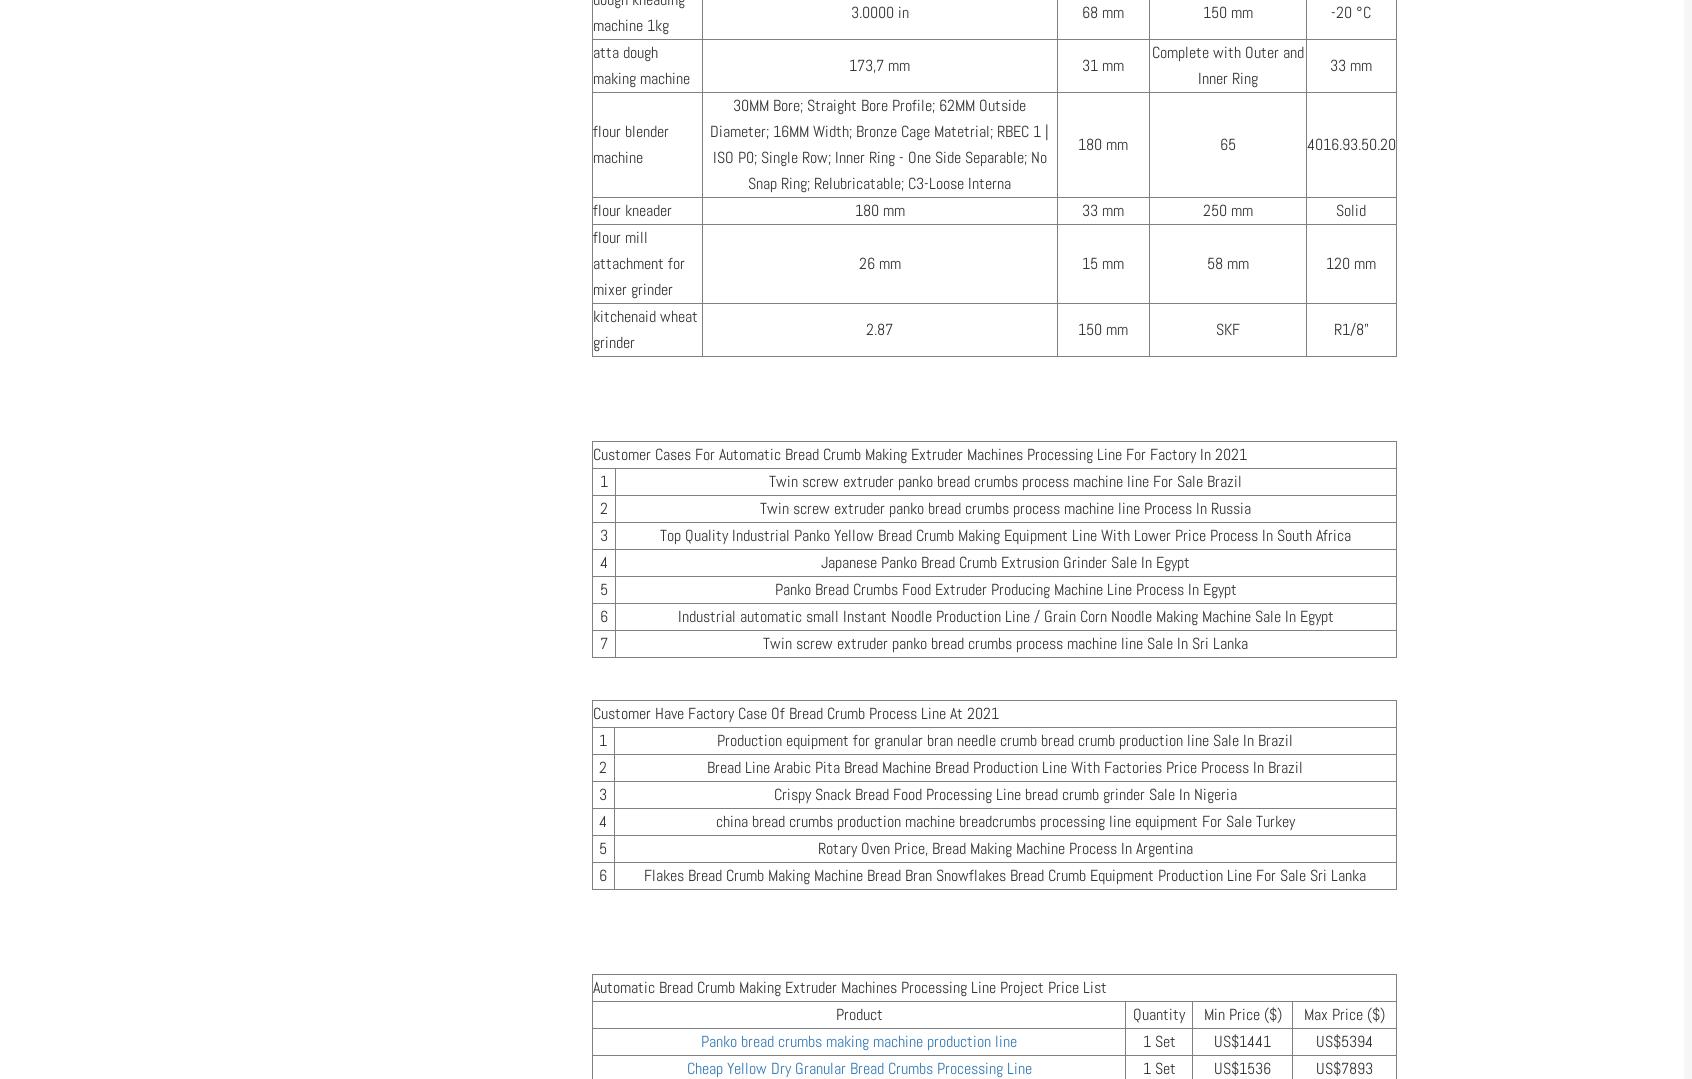 The image size is (1692, 1079). What do you see at coordinates (1351, 12) in the screenshot?
I see `'-20 °C'` at bounding box center [1351, 12].